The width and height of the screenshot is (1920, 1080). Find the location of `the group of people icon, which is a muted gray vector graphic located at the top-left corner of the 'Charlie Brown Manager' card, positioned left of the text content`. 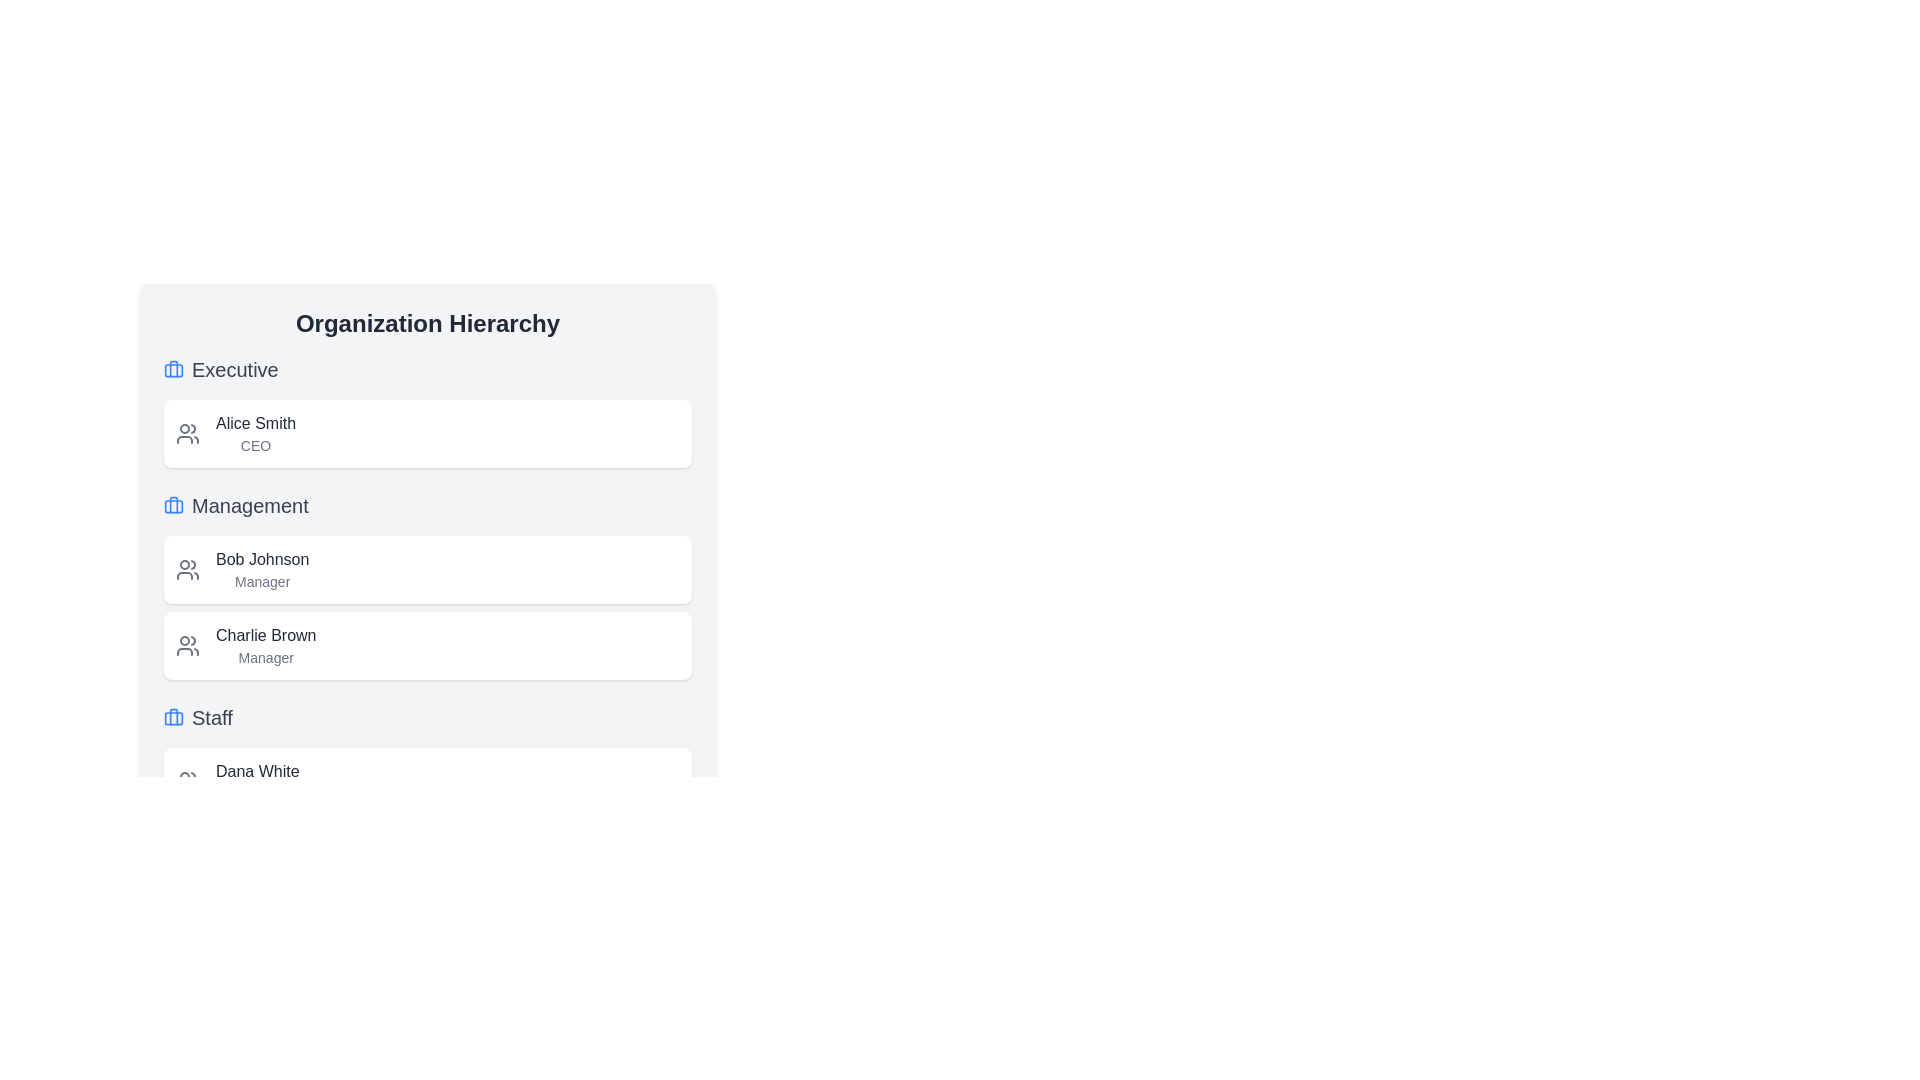

the group of people icon, which is a muted gray vector graphic located at the top-left corner of the 'Charlie Brown Manager' card, positioned left of the text content is located at coordinates (187, 645).